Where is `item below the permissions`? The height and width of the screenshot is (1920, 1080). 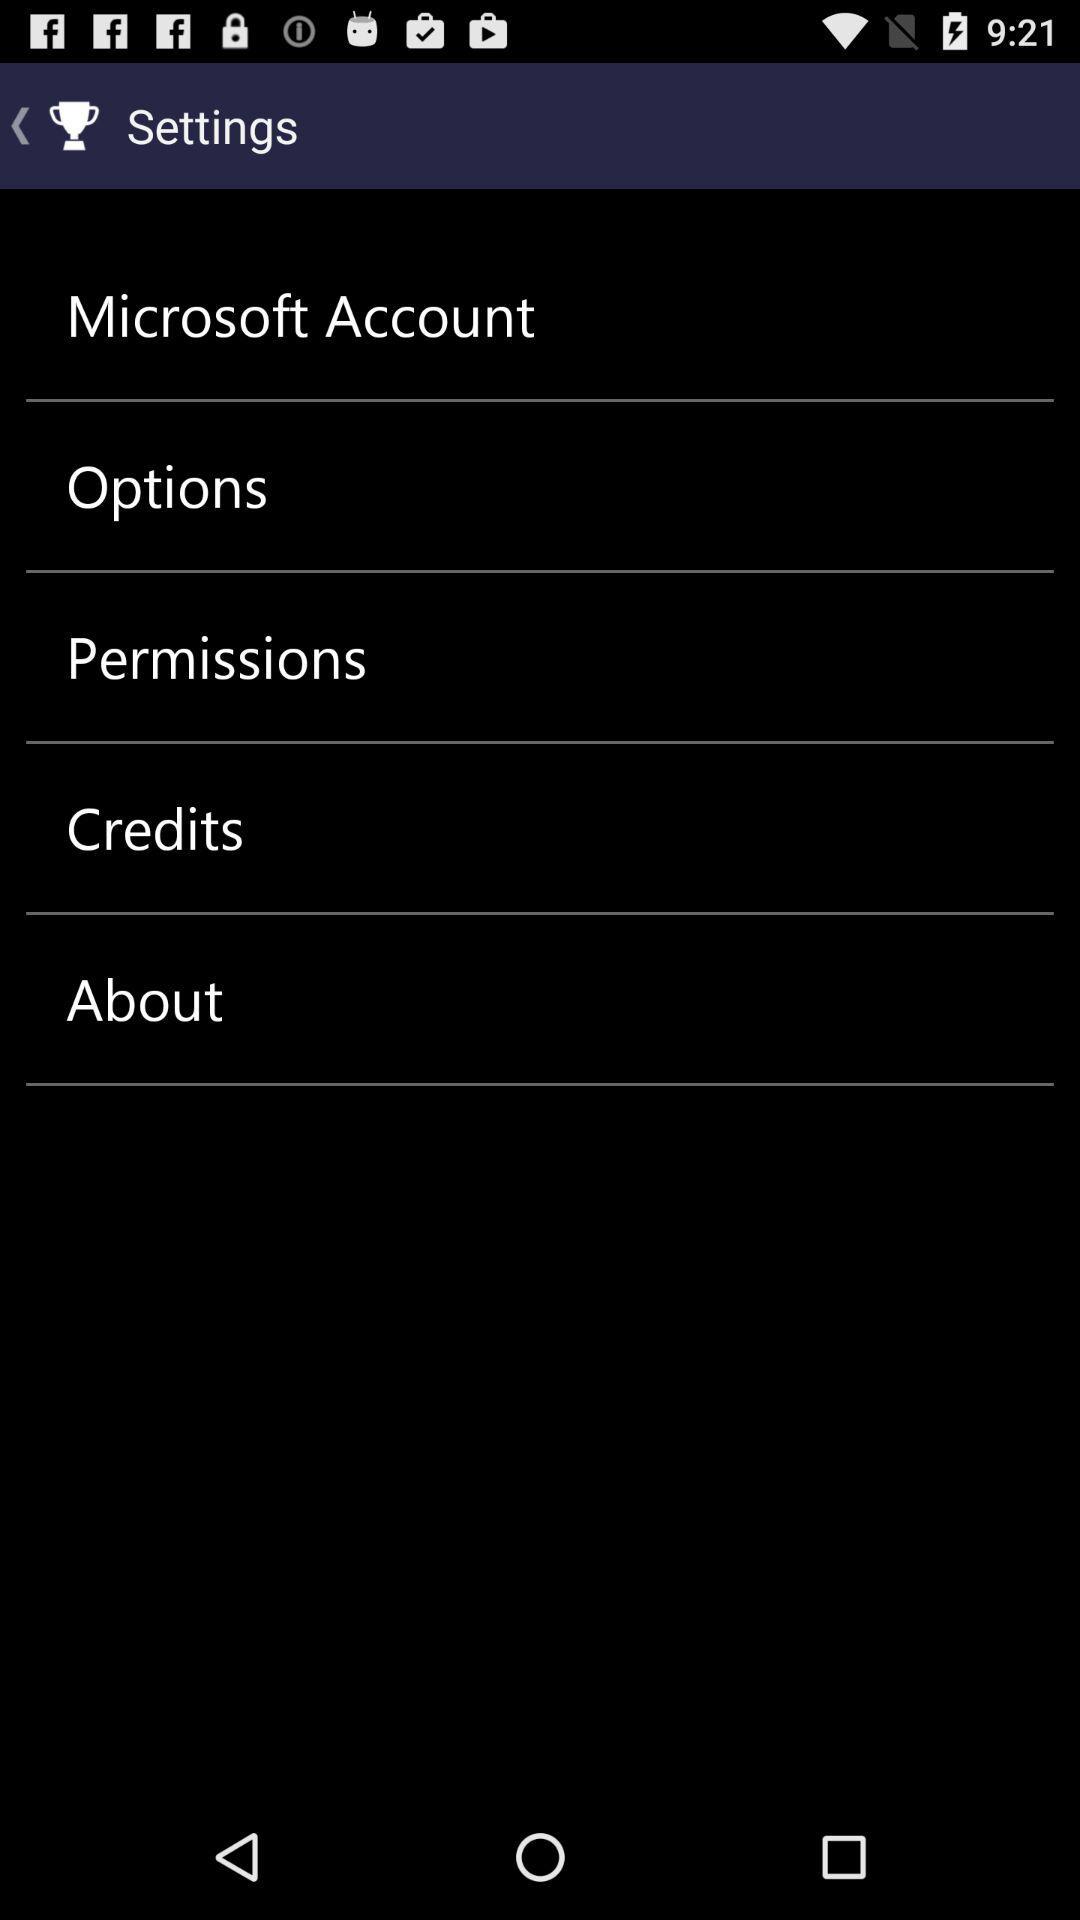 item below the permissions is located at coordinates (154, 828).